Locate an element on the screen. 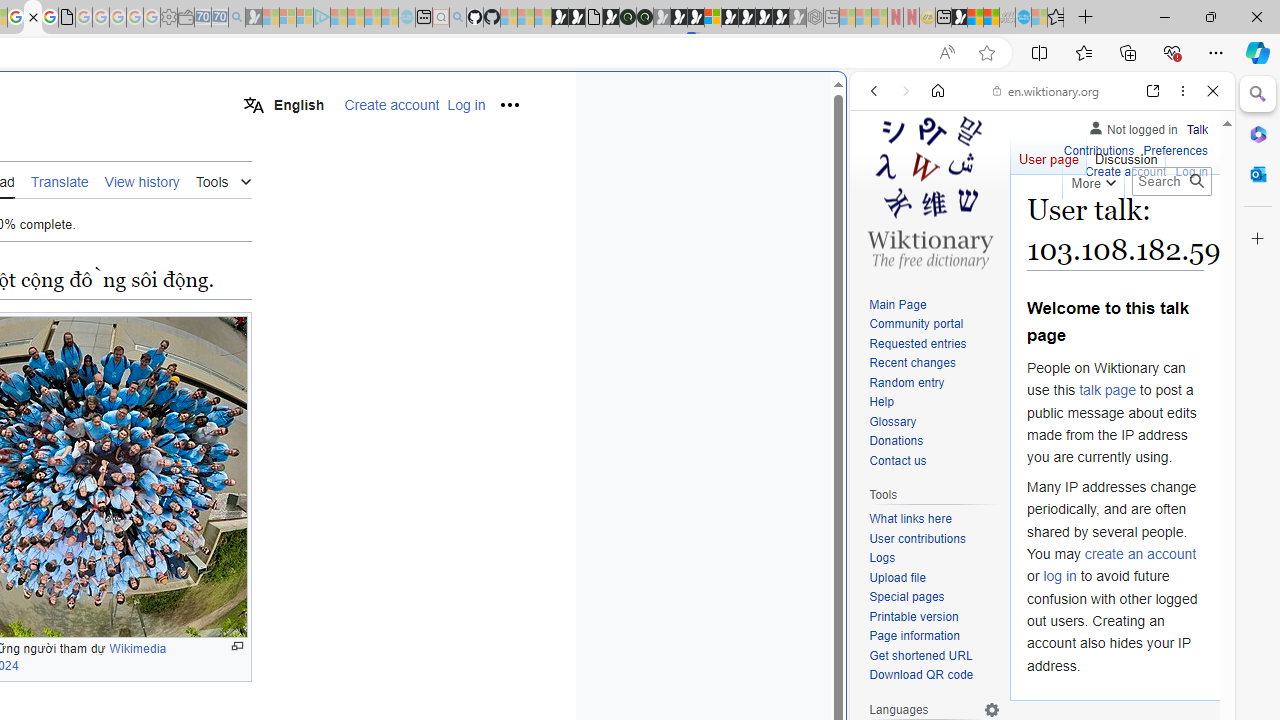 Image resolution: width=1280 pixels, height=720 pixels. 'Search Wiktionary' is located at coordinates (1171, 181).